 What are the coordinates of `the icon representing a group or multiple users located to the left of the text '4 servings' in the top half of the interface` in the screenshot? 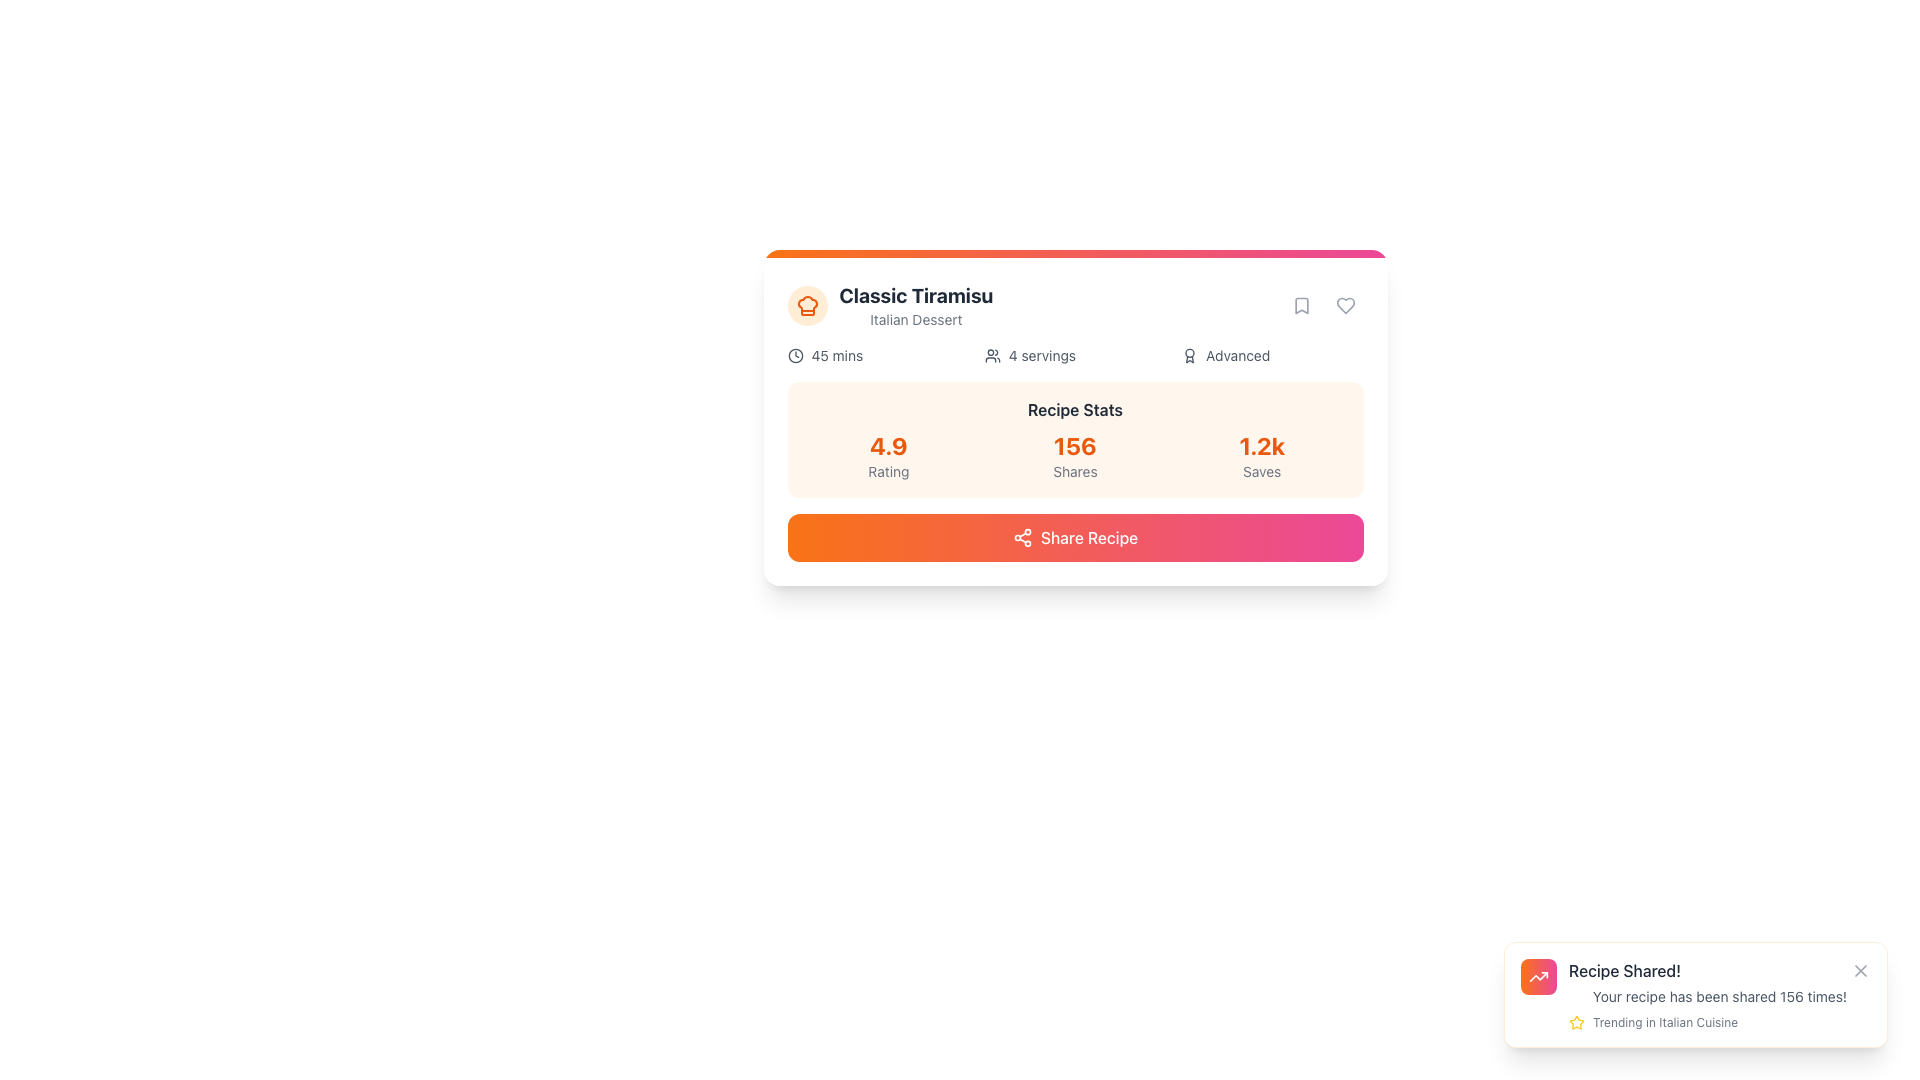 It's located at (992, 354).